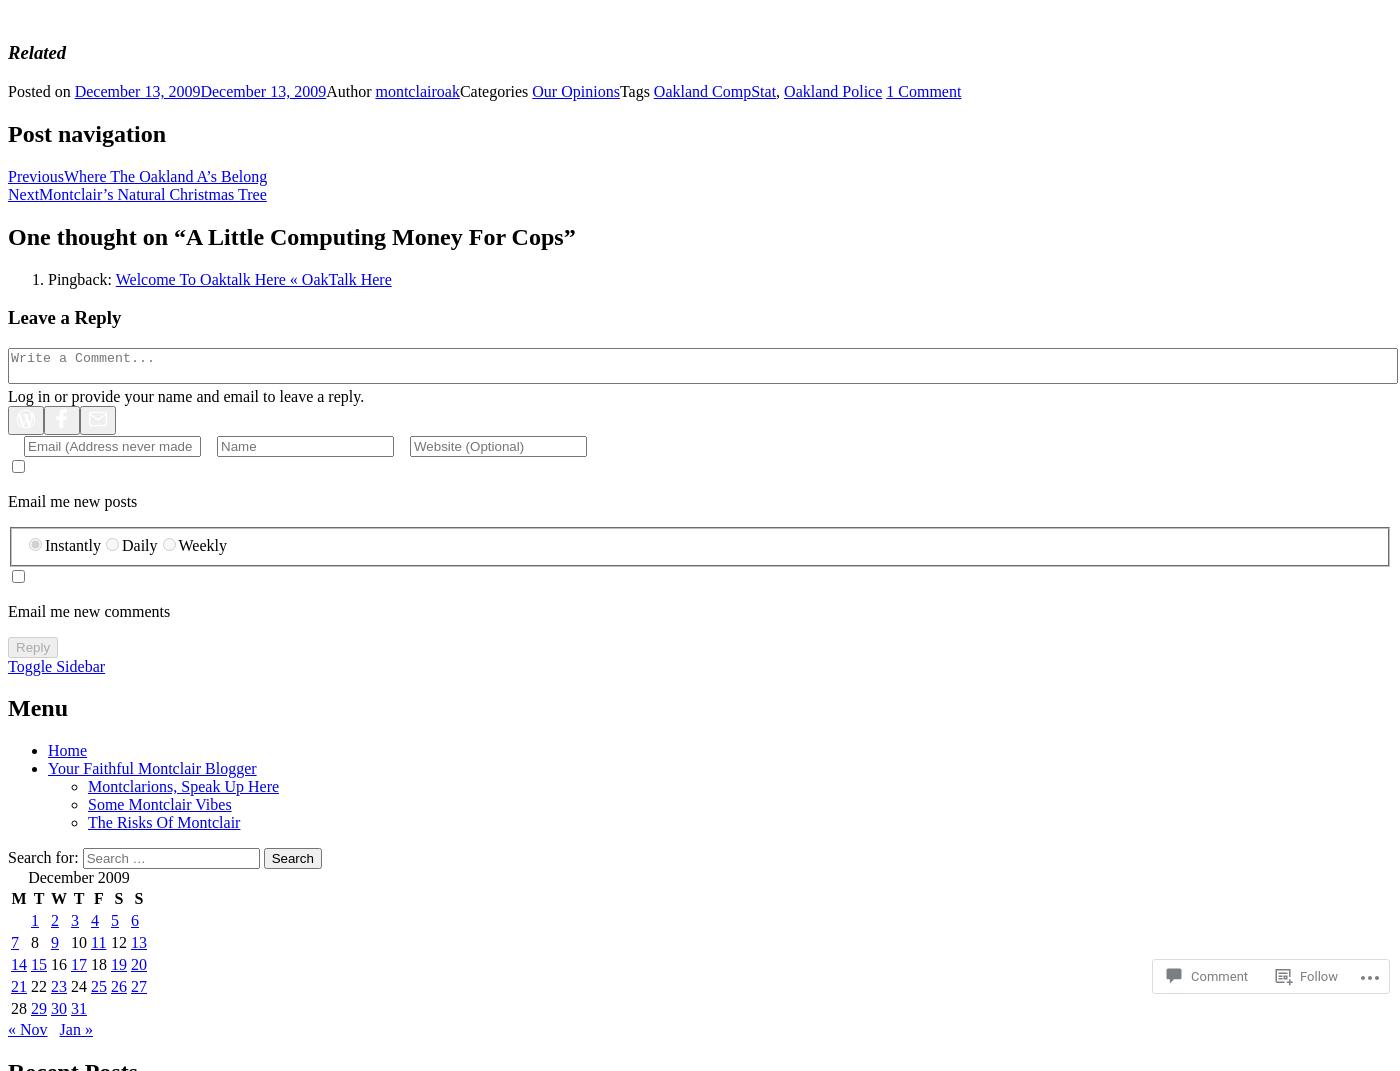 This screenshot has height=1071, width=1400. Describe the element at coordinates (97, 236) in the screenshot. I see `'One thought on “'` at that location.